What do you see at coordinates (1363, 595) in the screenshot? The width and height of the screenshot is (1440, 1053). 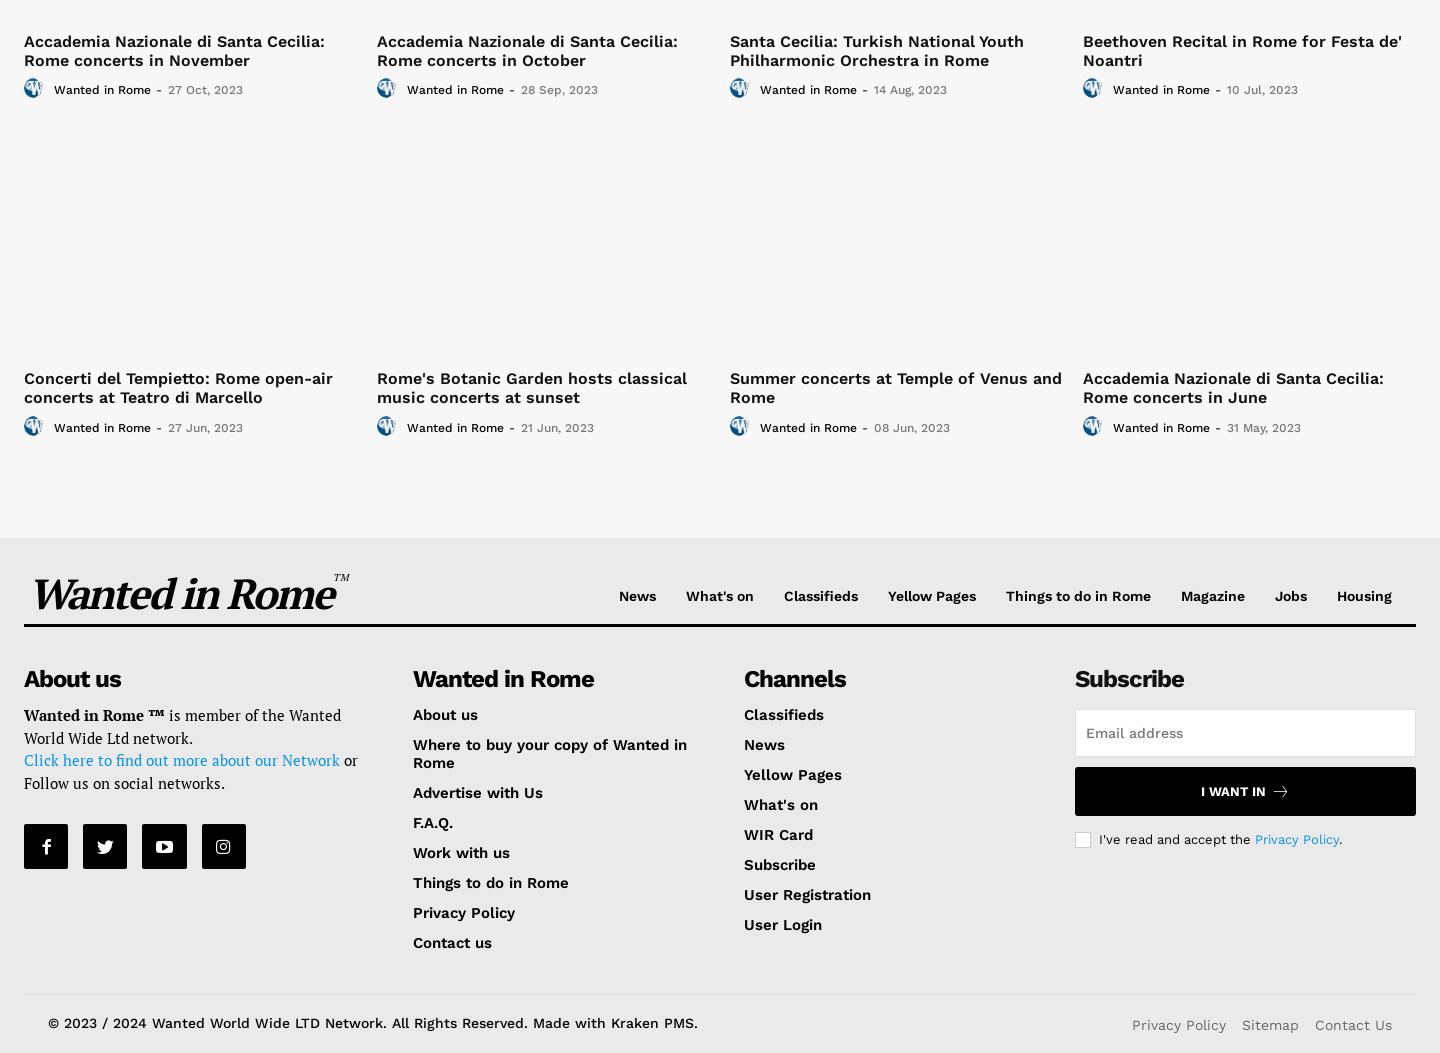 I see `'Housing'` at bounding box center [1363, 595].